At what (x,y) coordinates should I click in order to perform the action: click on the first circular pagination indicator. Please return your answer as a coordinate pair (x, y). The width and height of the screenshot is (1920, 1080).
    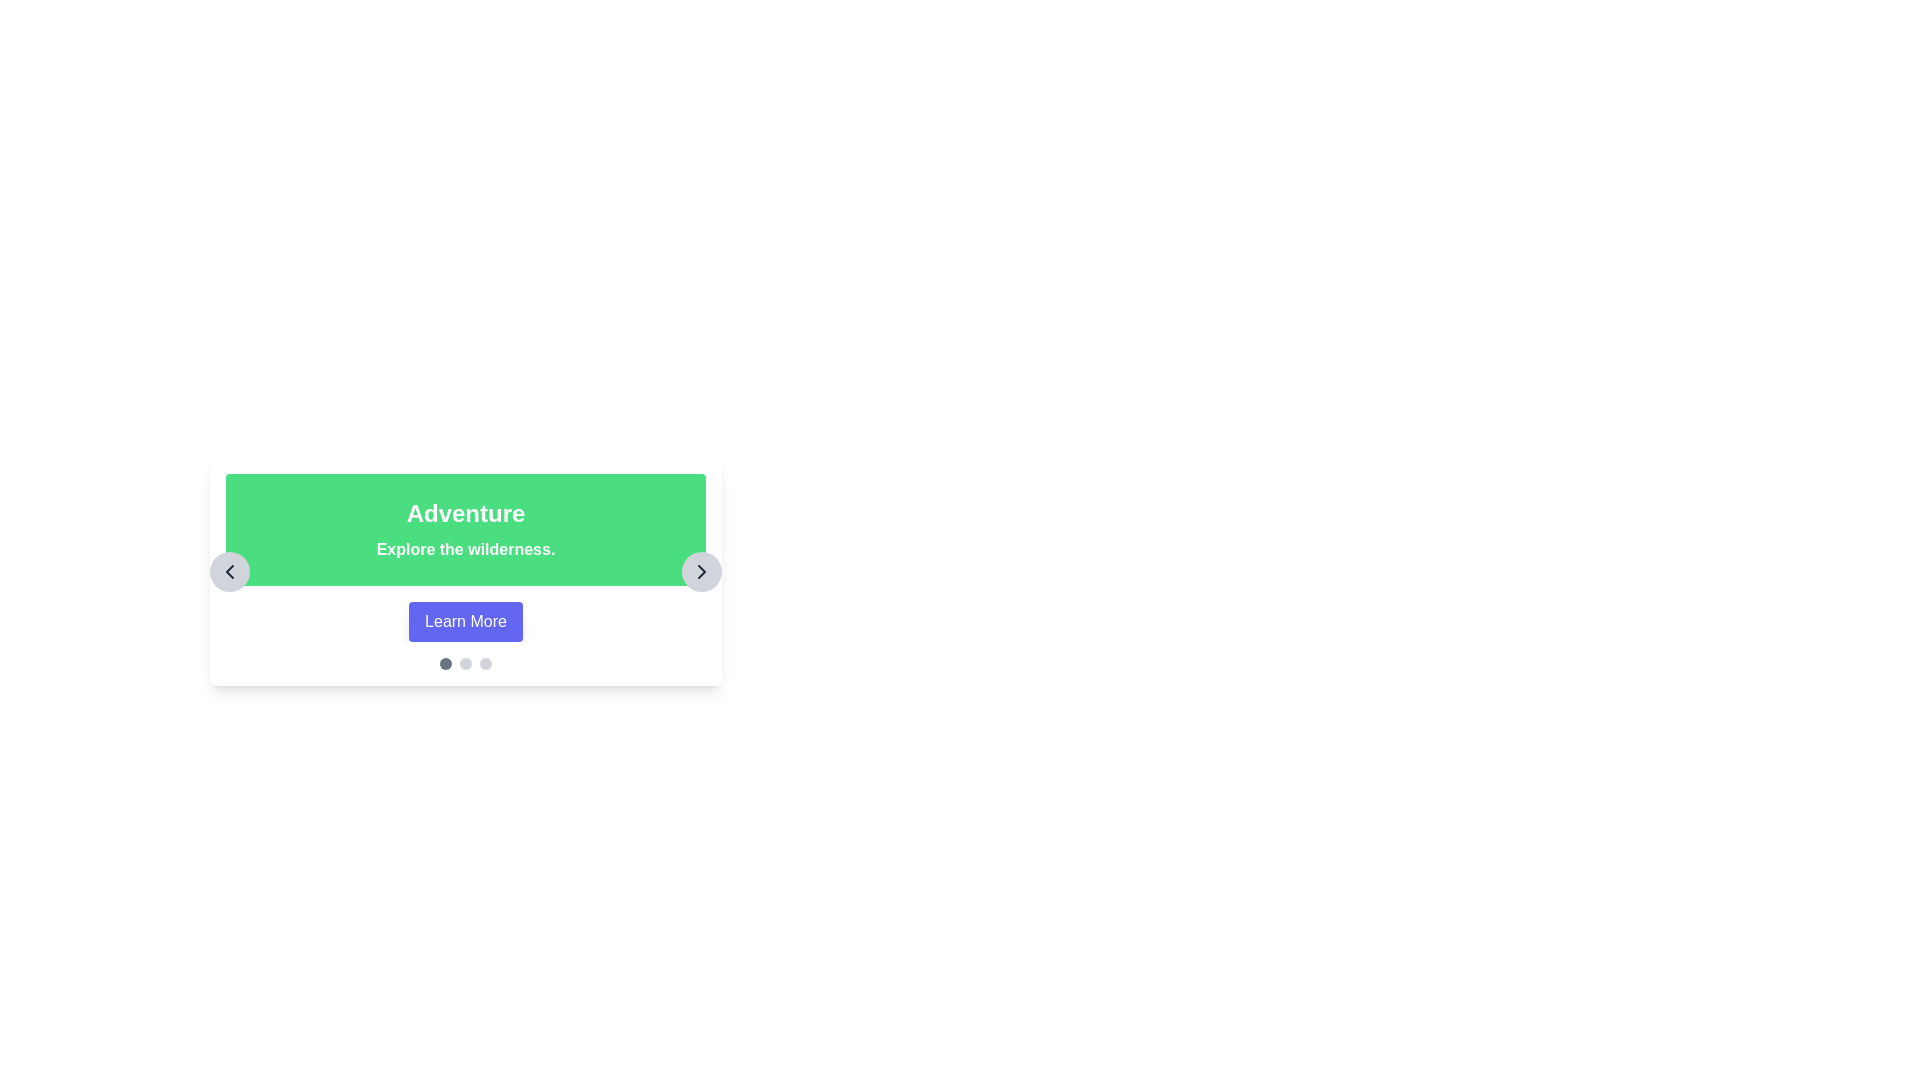
    Looking at the image, I should click on (445, 663).